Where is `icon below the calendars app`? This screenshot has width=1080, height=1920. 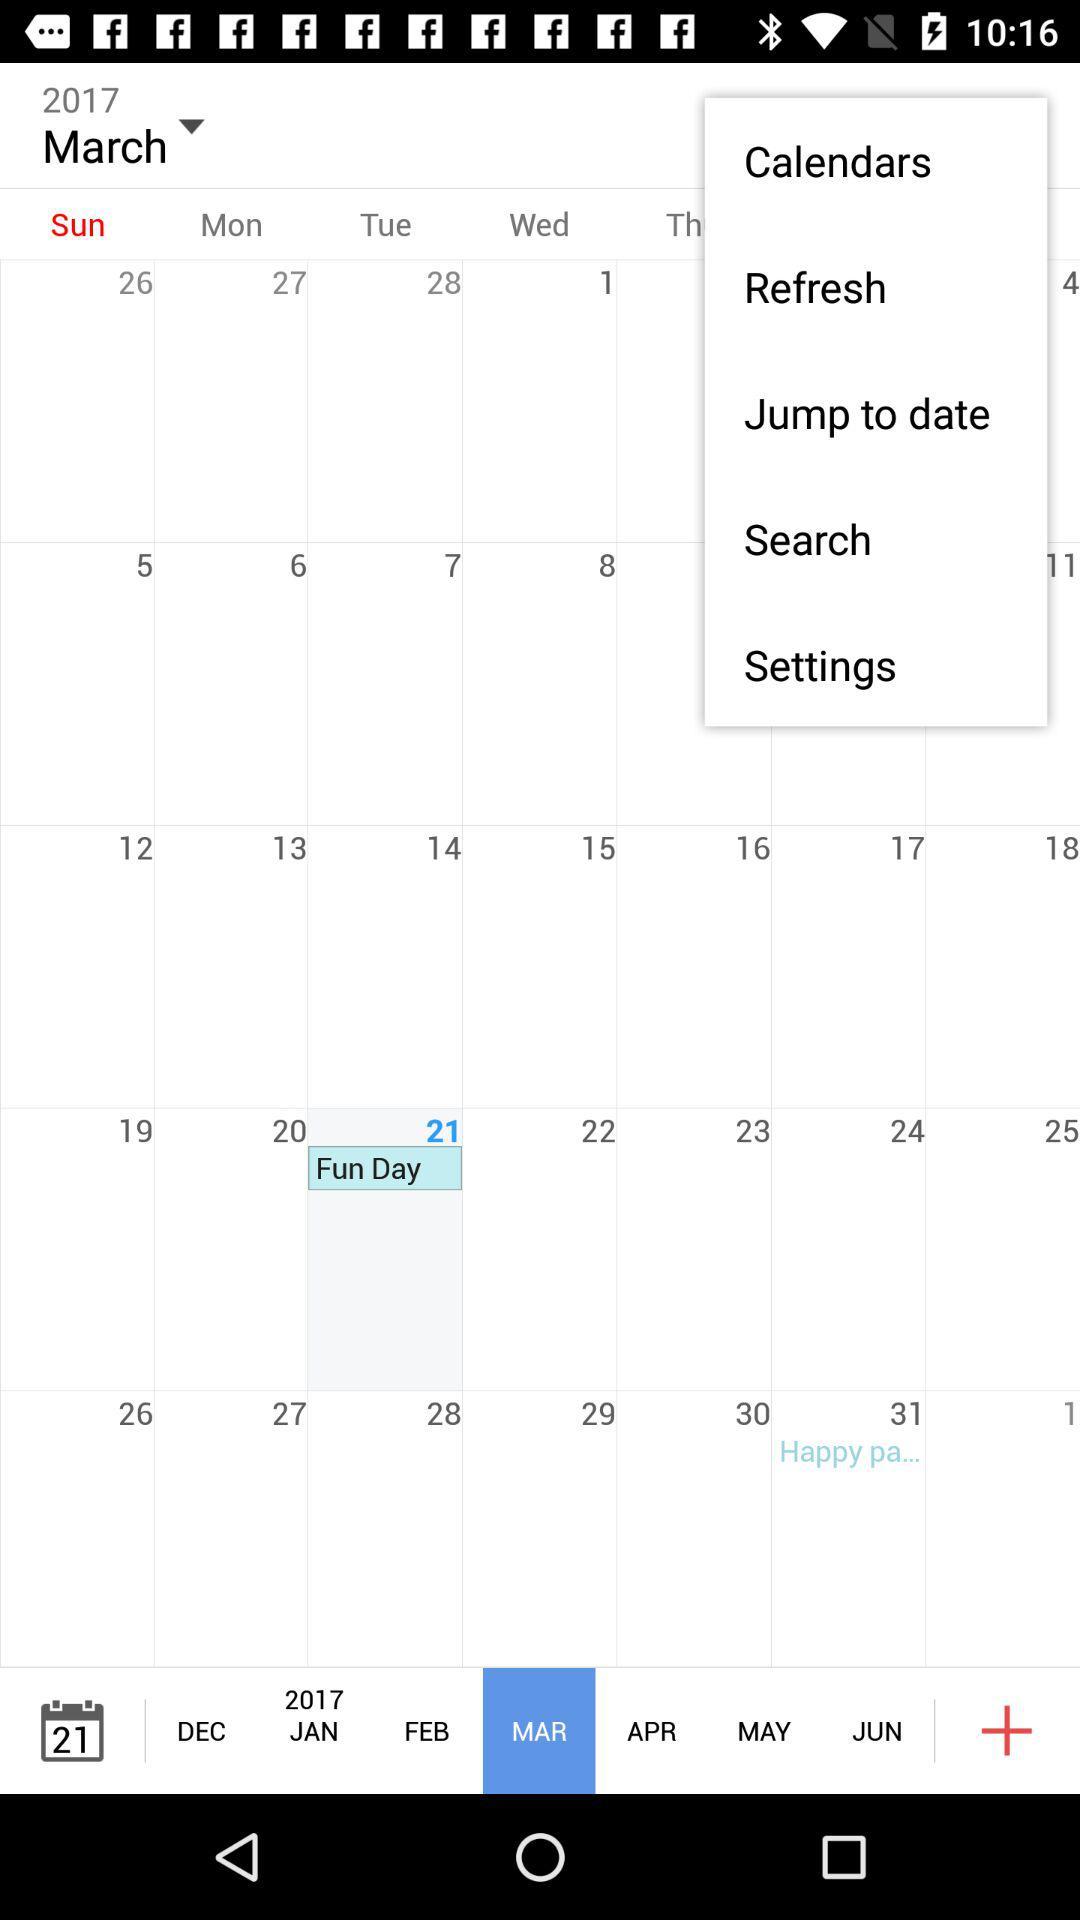 icon below the calendars app is located at coordinates (874, 285).